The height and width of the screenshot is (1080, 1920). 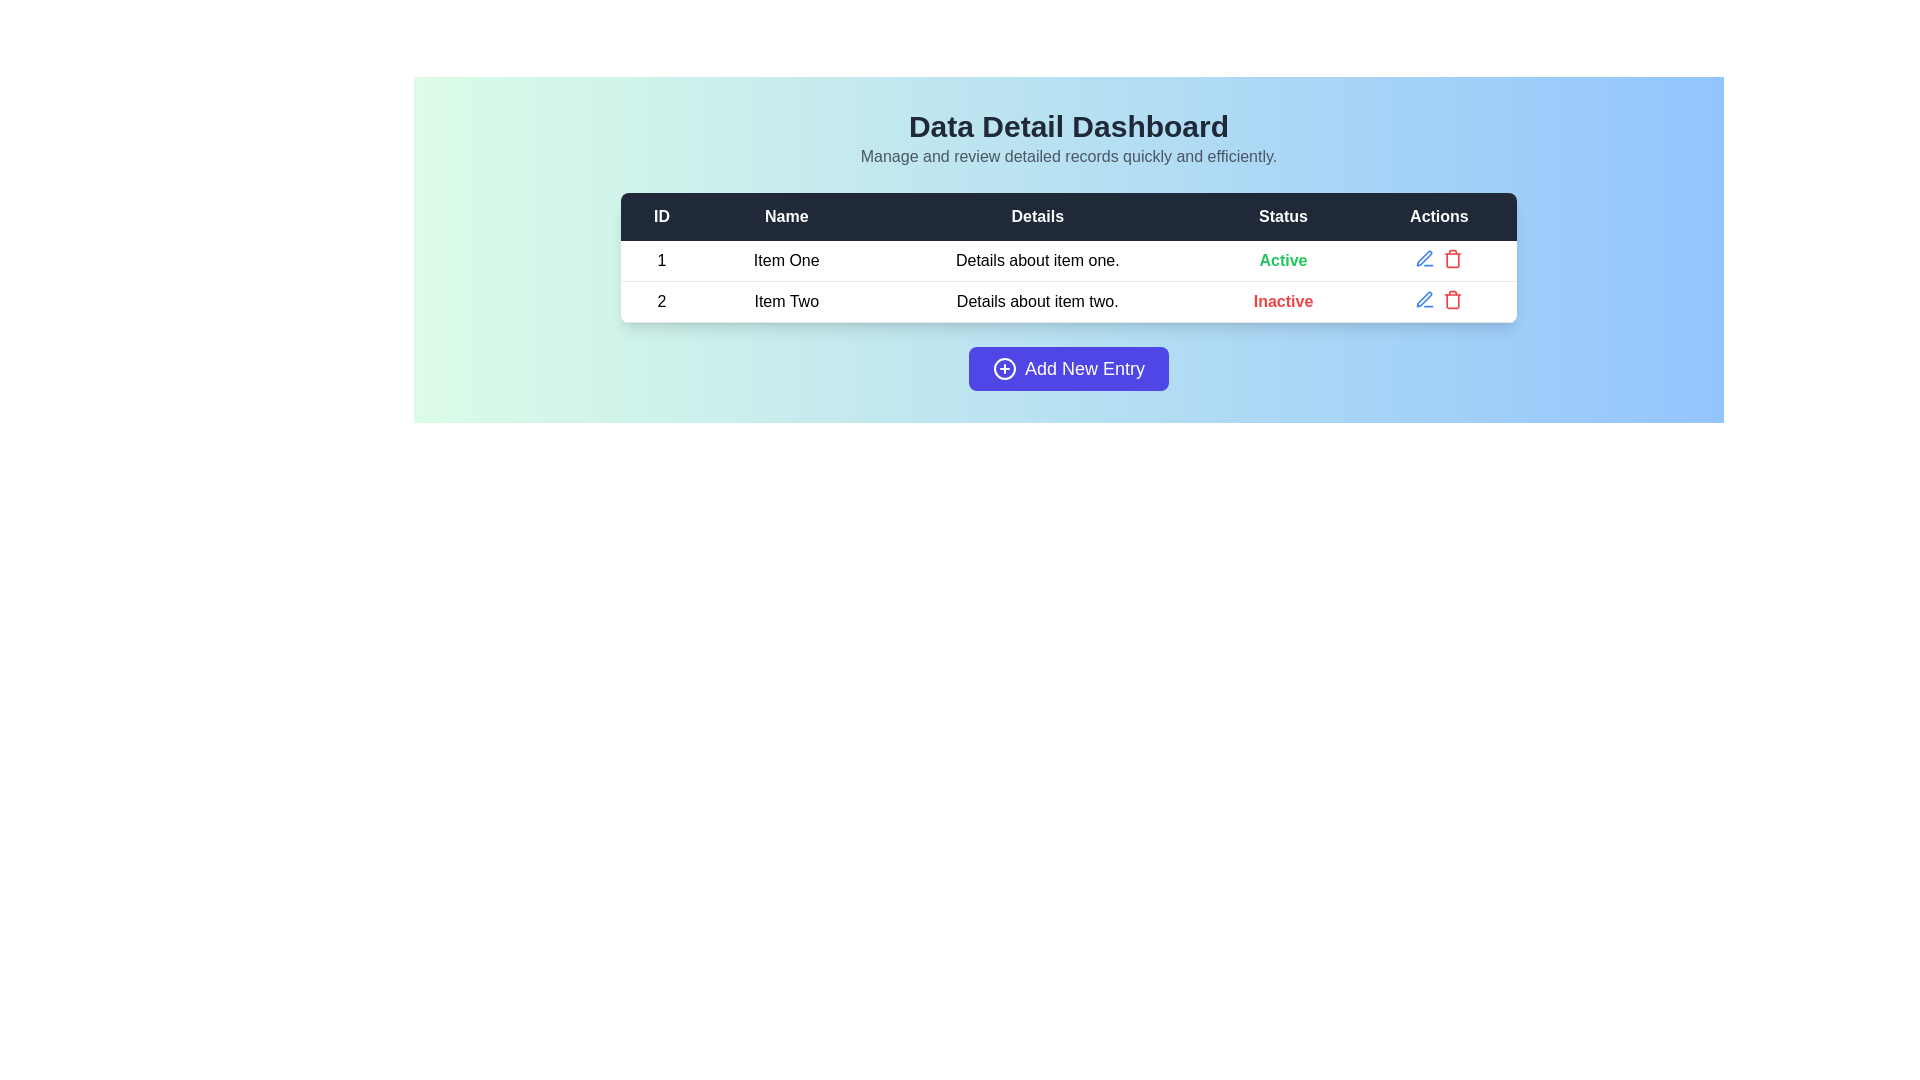 I want to click on SVG Circle Element, which is part of the button labeled 'Add New Entry' with a blue background and white text, located at the bottom portion of the interface, so click(x=1004, y=369).